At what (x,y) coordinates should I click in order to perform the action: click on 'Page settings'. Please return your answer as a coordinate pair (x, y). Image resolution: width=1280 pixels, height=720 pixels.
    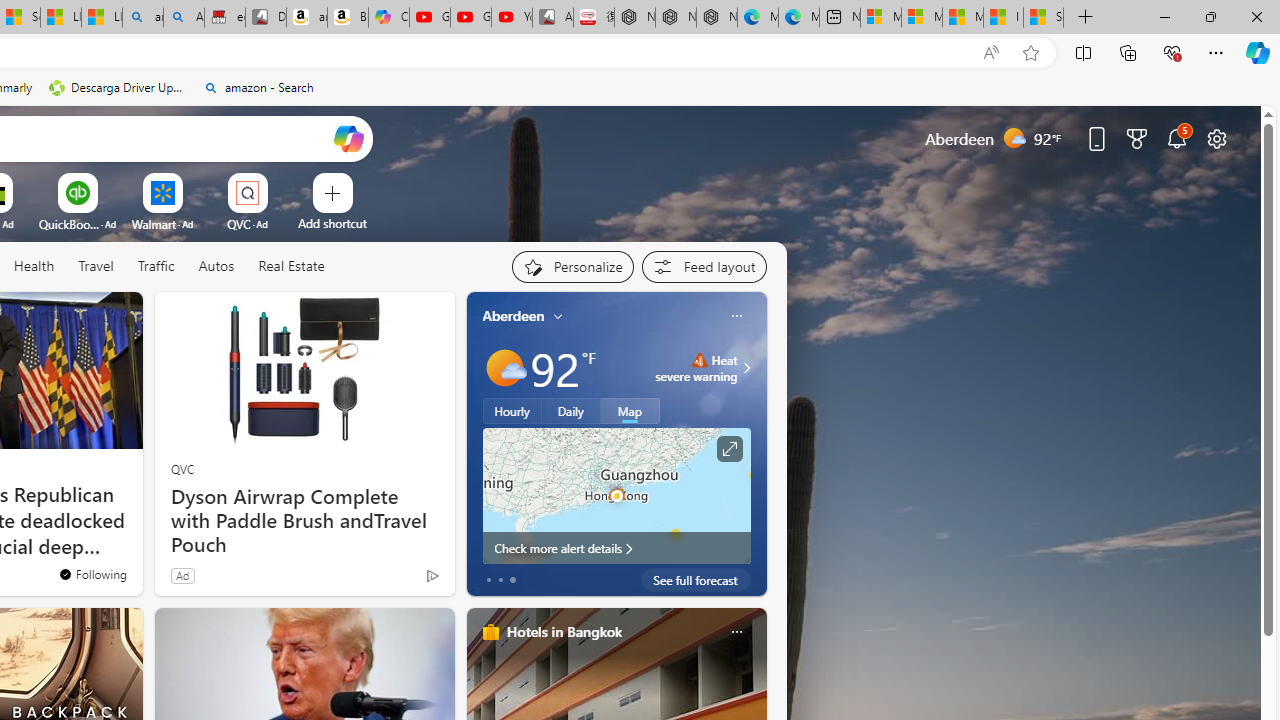
    Looking at the image, I should click on (1215, 137).